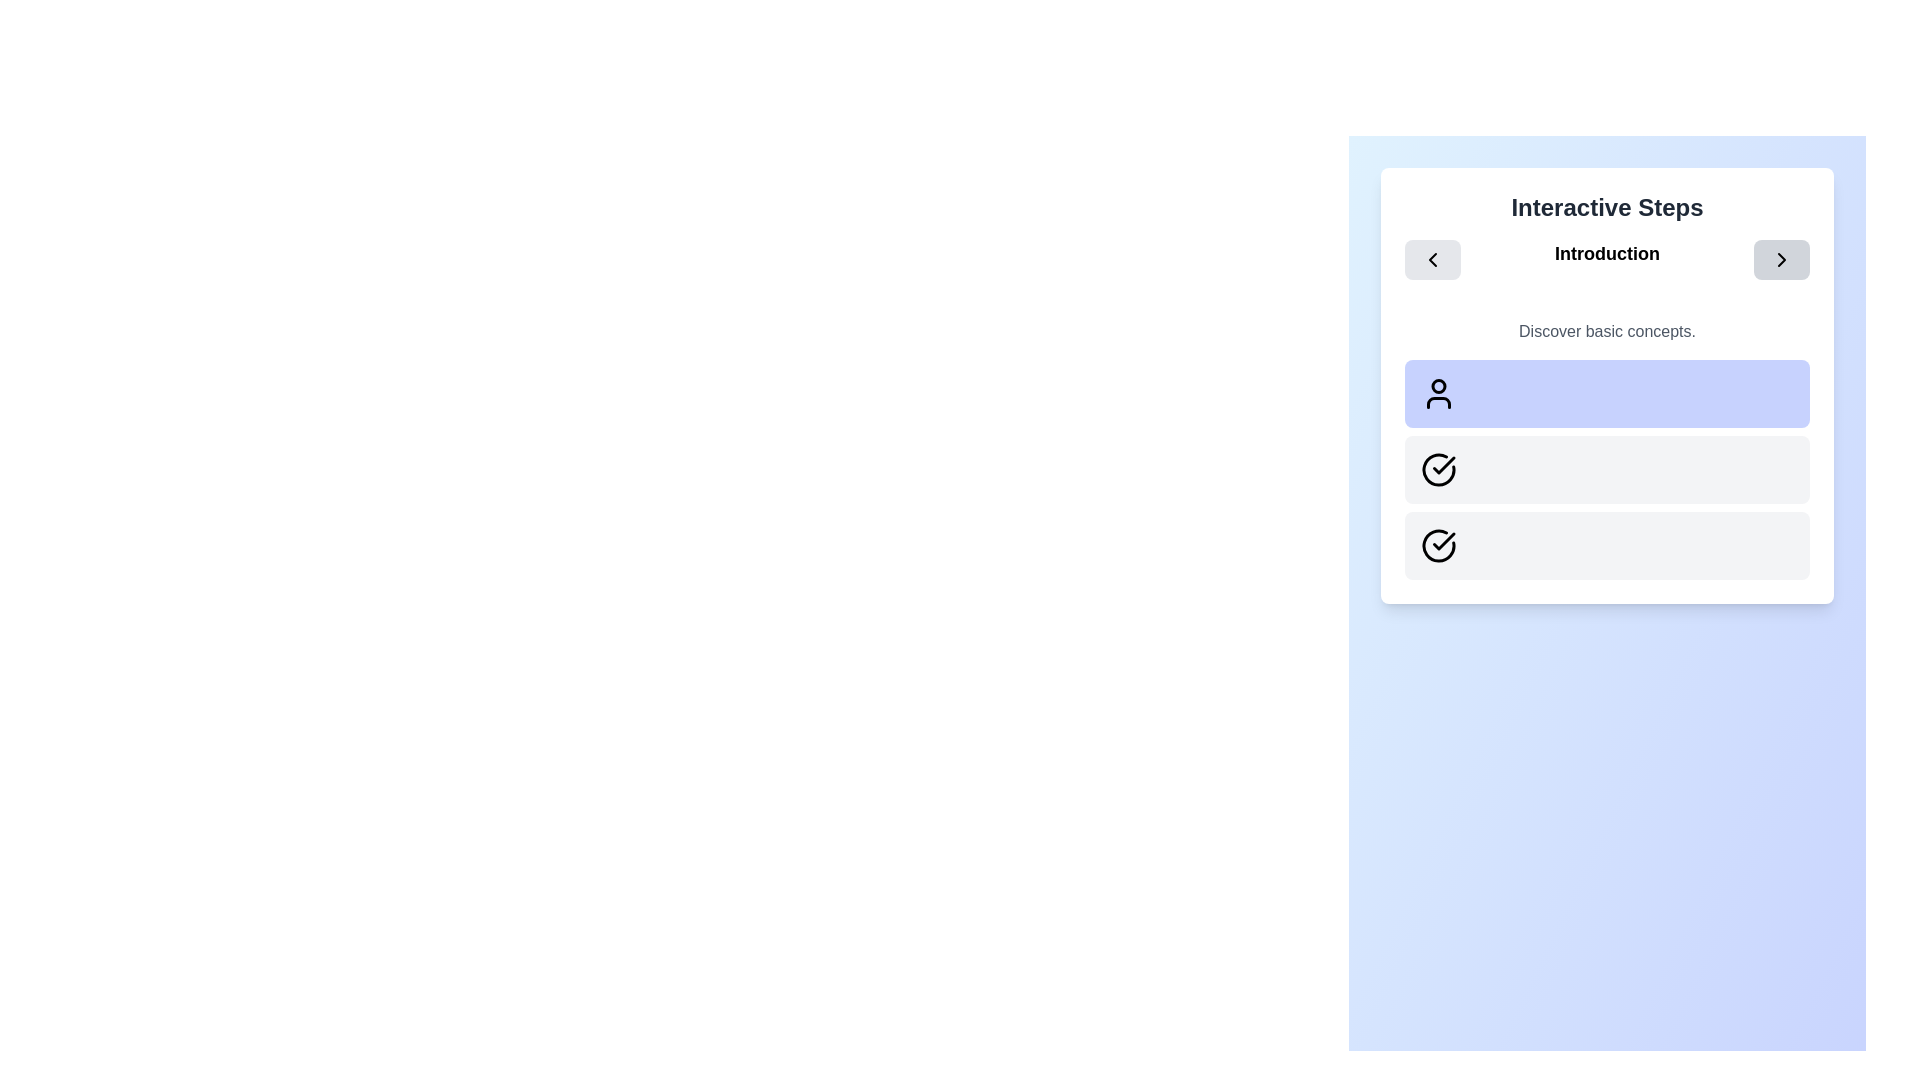  I want to click on the status of the third step indicator in the vertical sequence of steps under the 'Interactive Steps' heading, so click(1607, 546).